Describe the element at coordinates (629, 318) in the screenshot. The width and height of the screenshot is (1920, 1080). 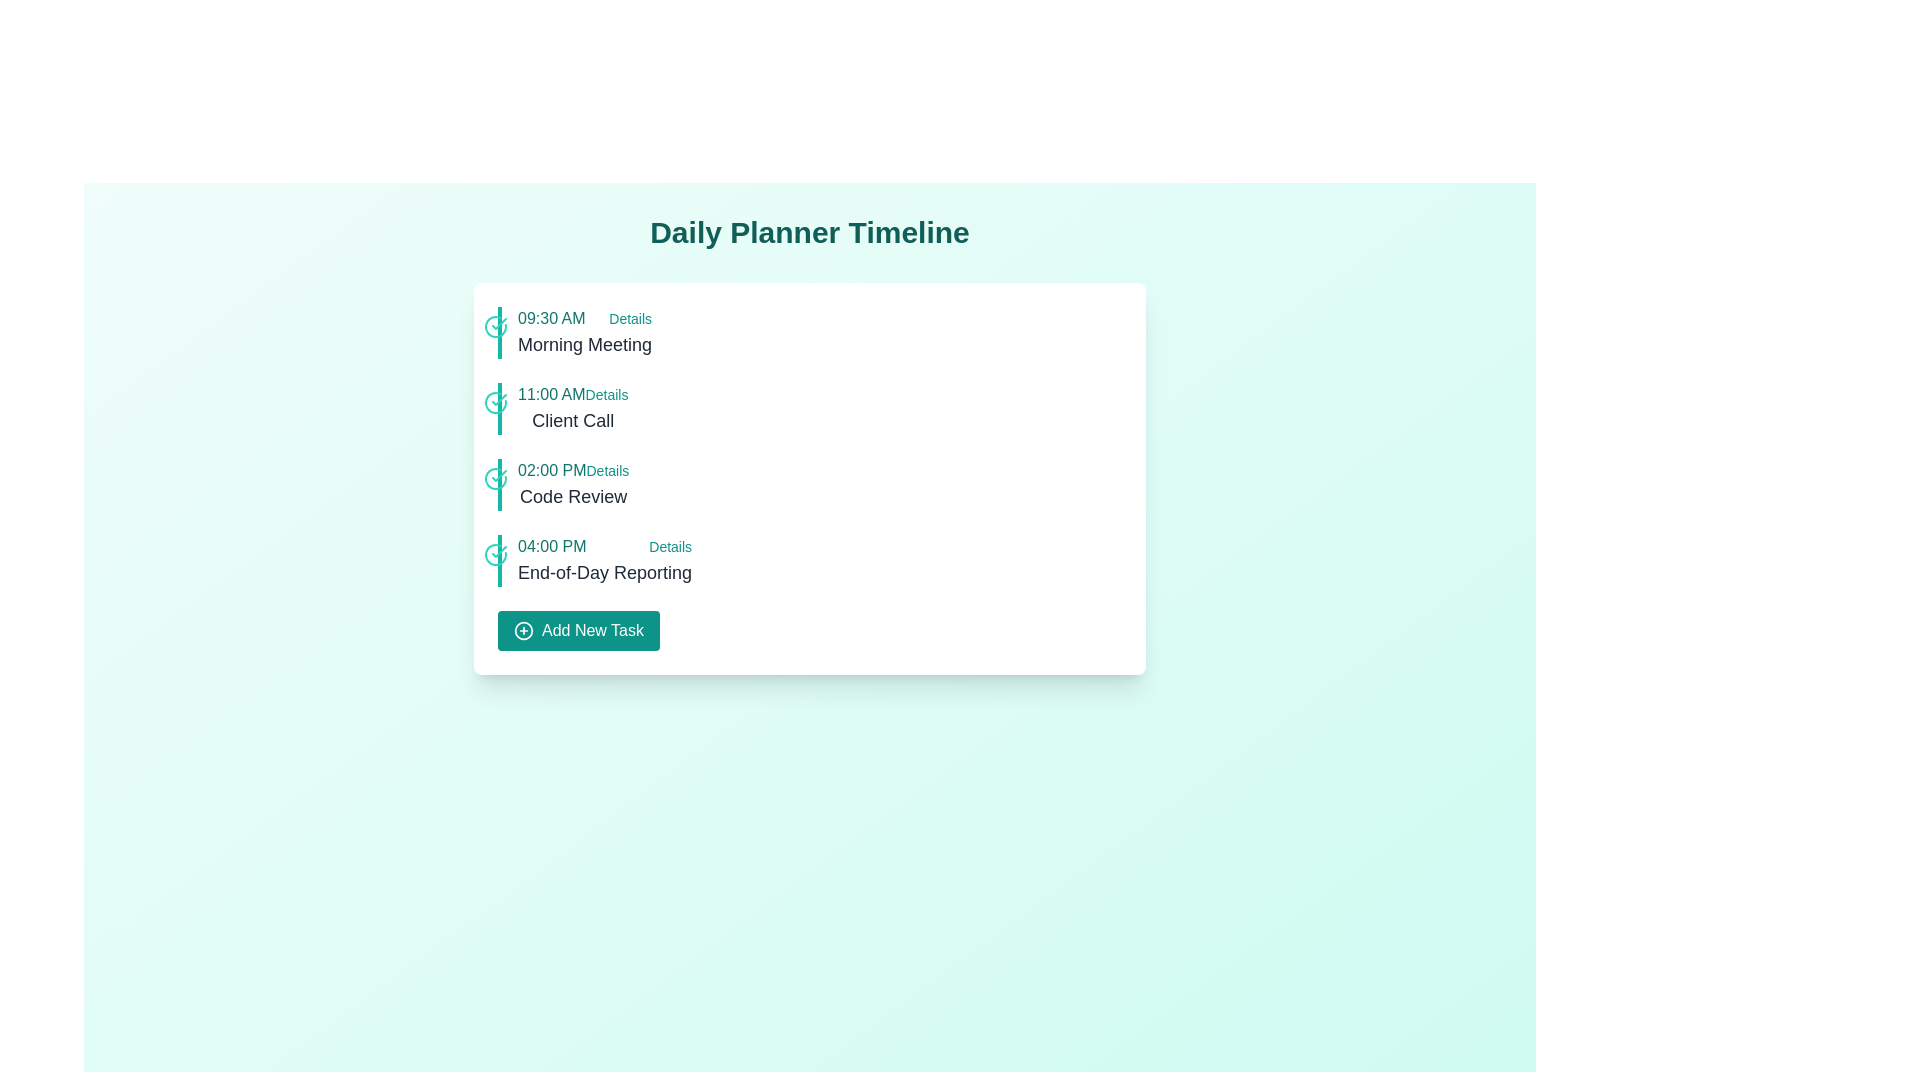
I see `the button that provides access to detailed information or actions related to the '09:30 AM Morning Meeting' timeline entry` at that location.